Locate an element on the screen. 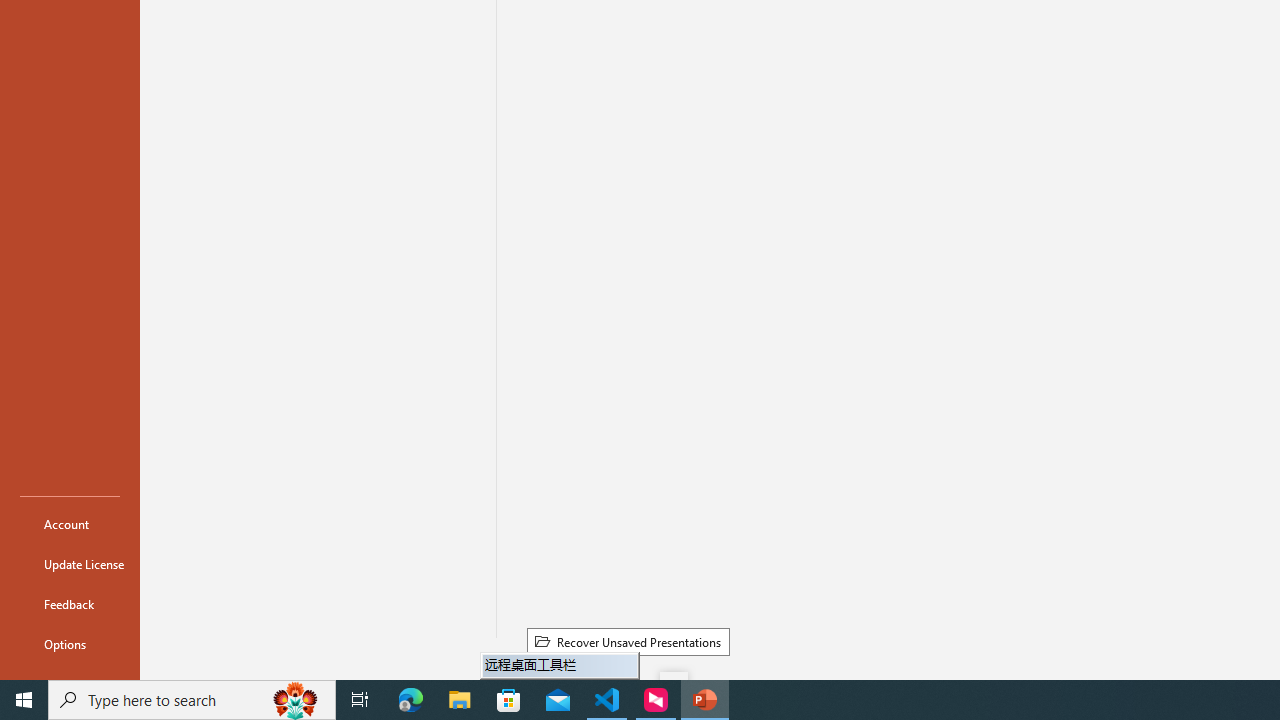  'Update License' is located at coordinates (69, 564).